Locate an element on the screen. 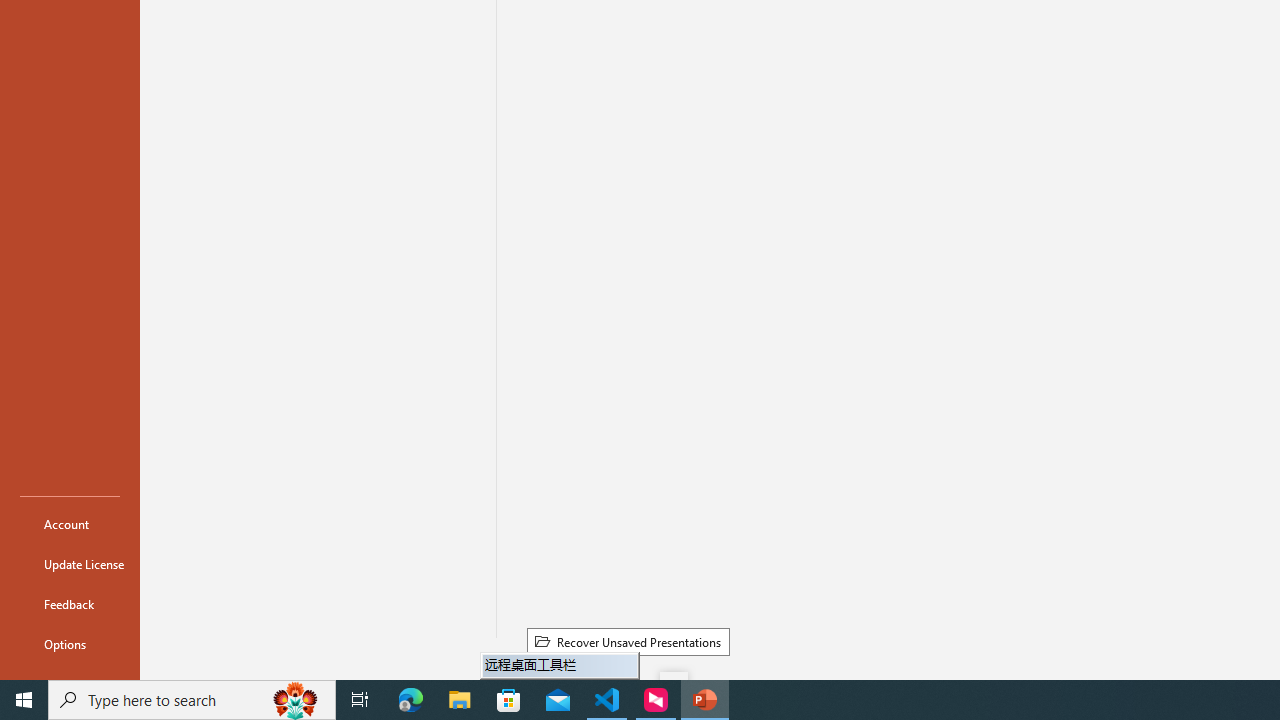  'Update License' is located at coordinates (69, 564).